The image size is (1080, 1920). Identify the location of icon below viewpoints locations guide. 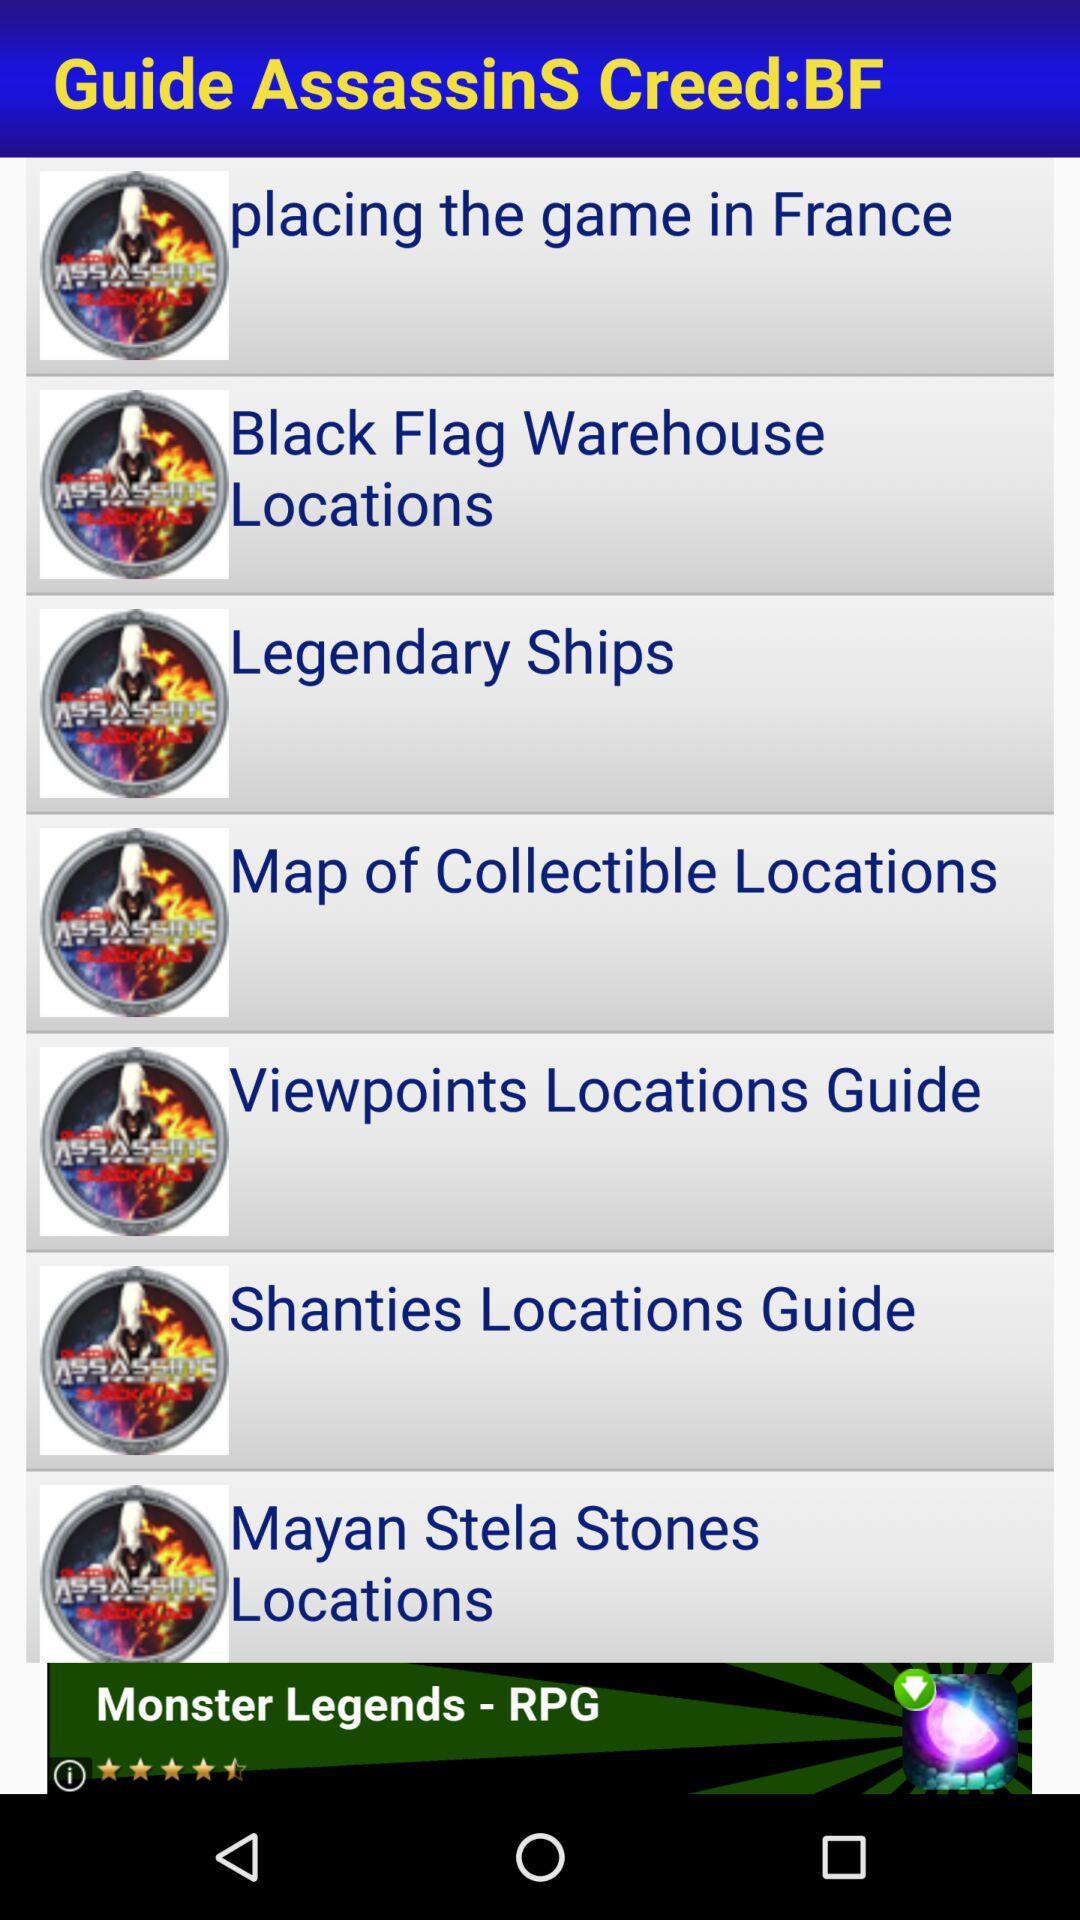
(540, 1360).